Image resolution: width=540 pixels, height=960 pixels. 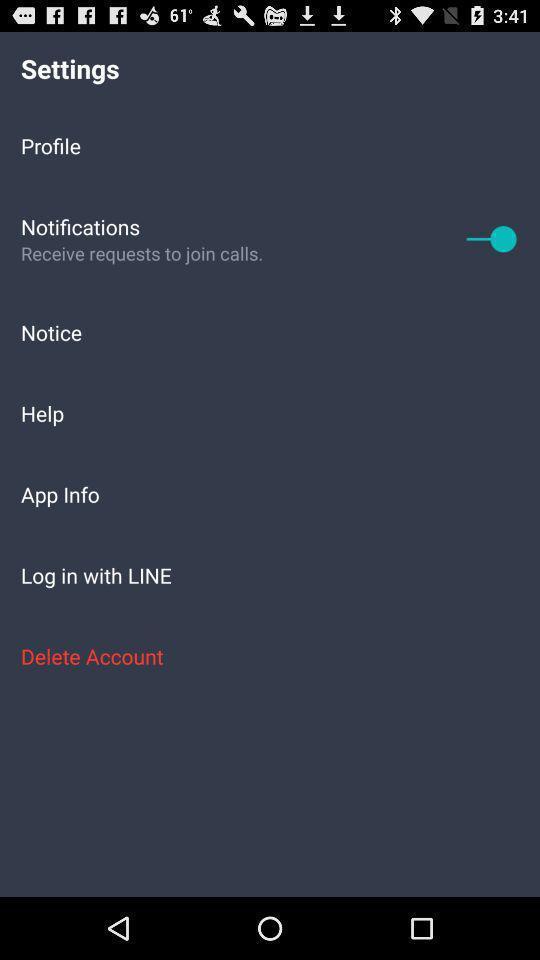 What do you see at coordinates (270, 144) in the screenshot?
I see `item at the top` at bounding box center [270, 144].